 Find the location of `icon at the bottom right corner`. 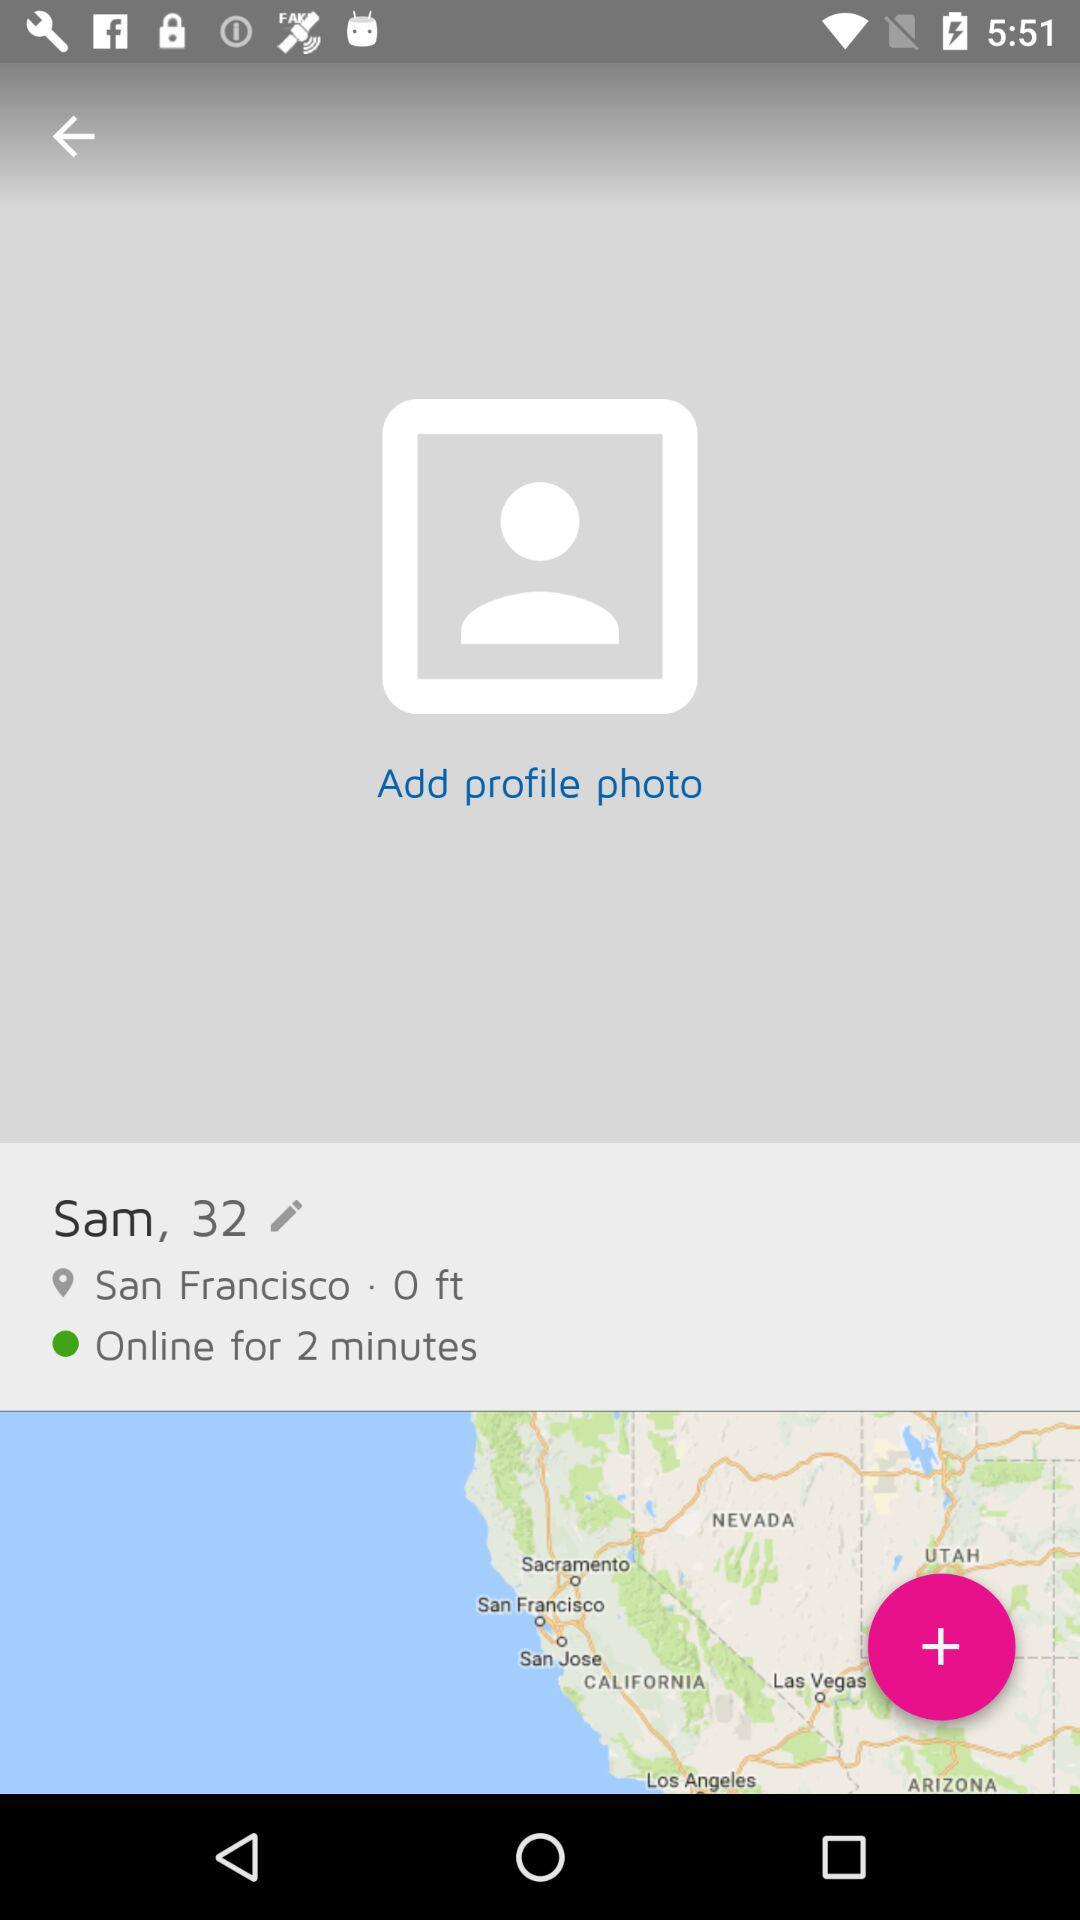

icon at the bottom right corner is located at coordinates (941, 1654).